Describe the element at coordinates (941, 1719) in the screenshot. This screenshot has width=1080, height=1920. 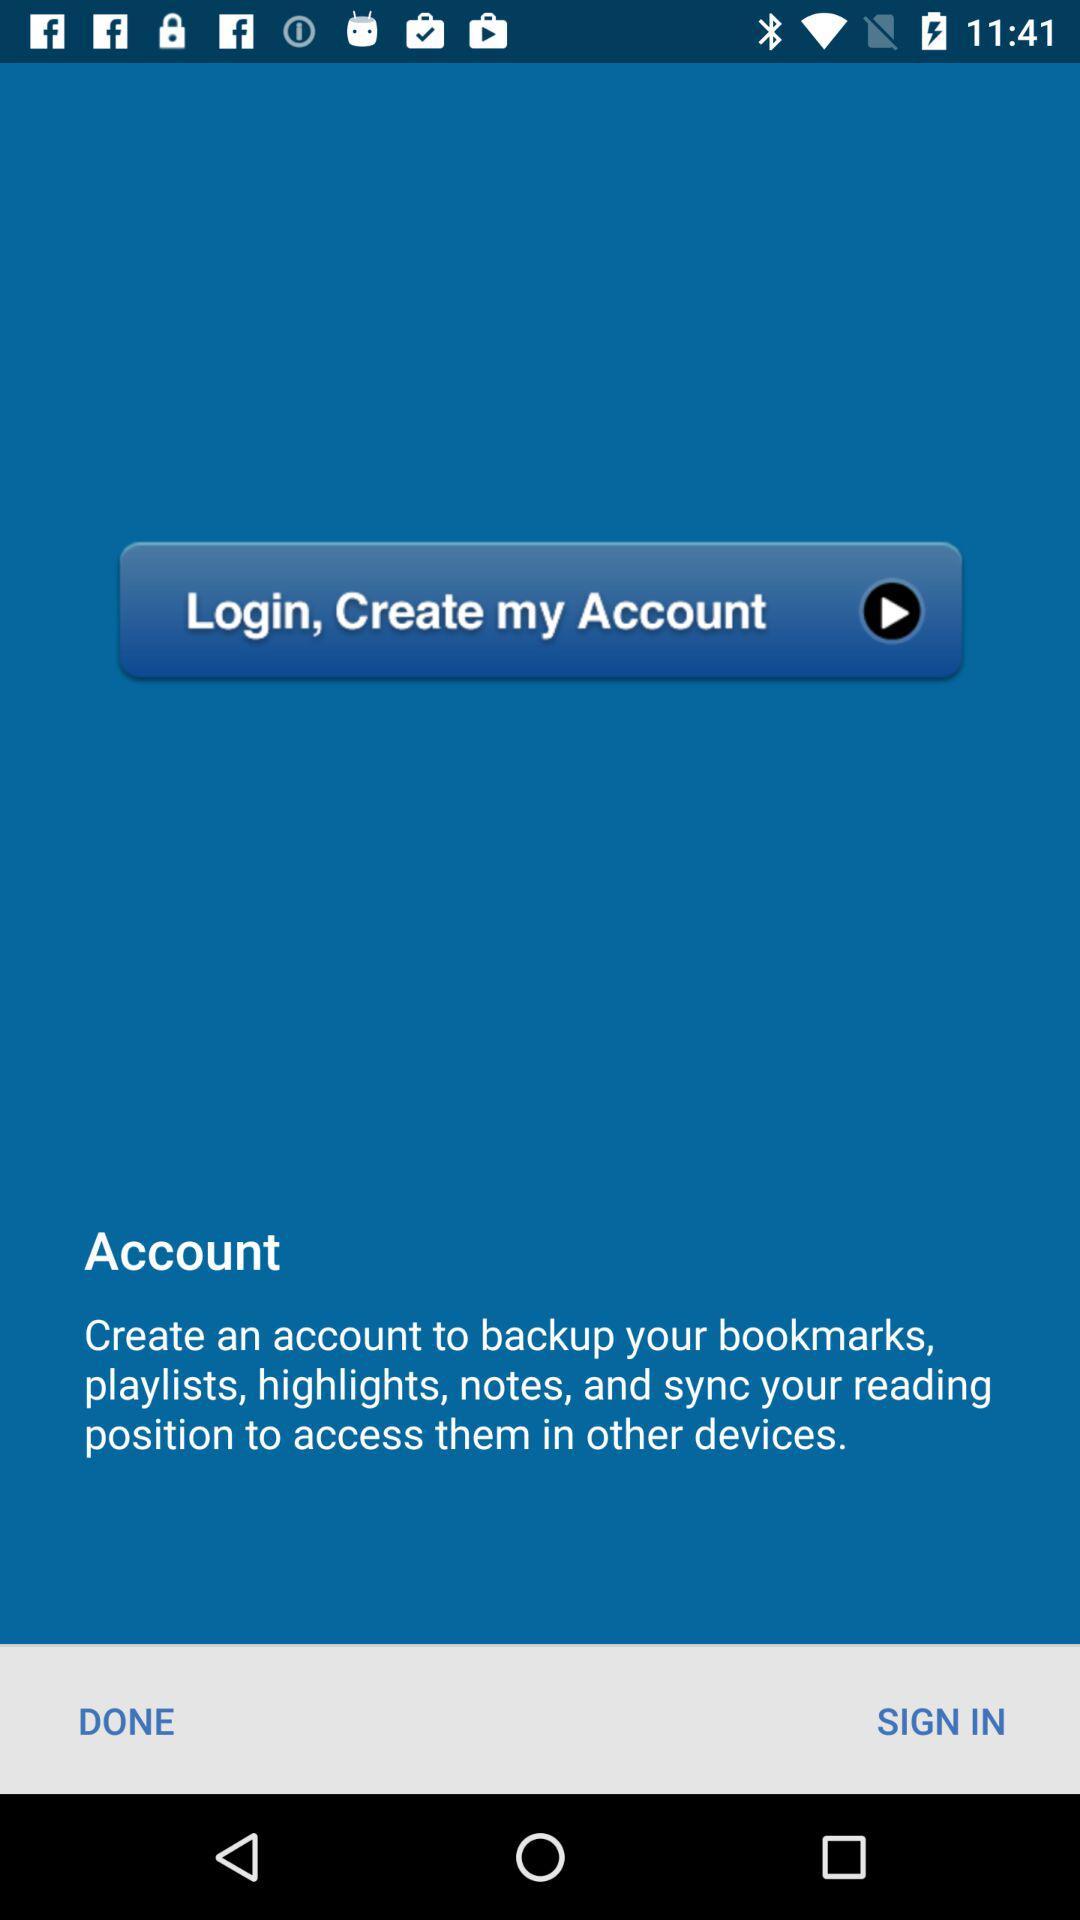
I see `sign in` at that location.